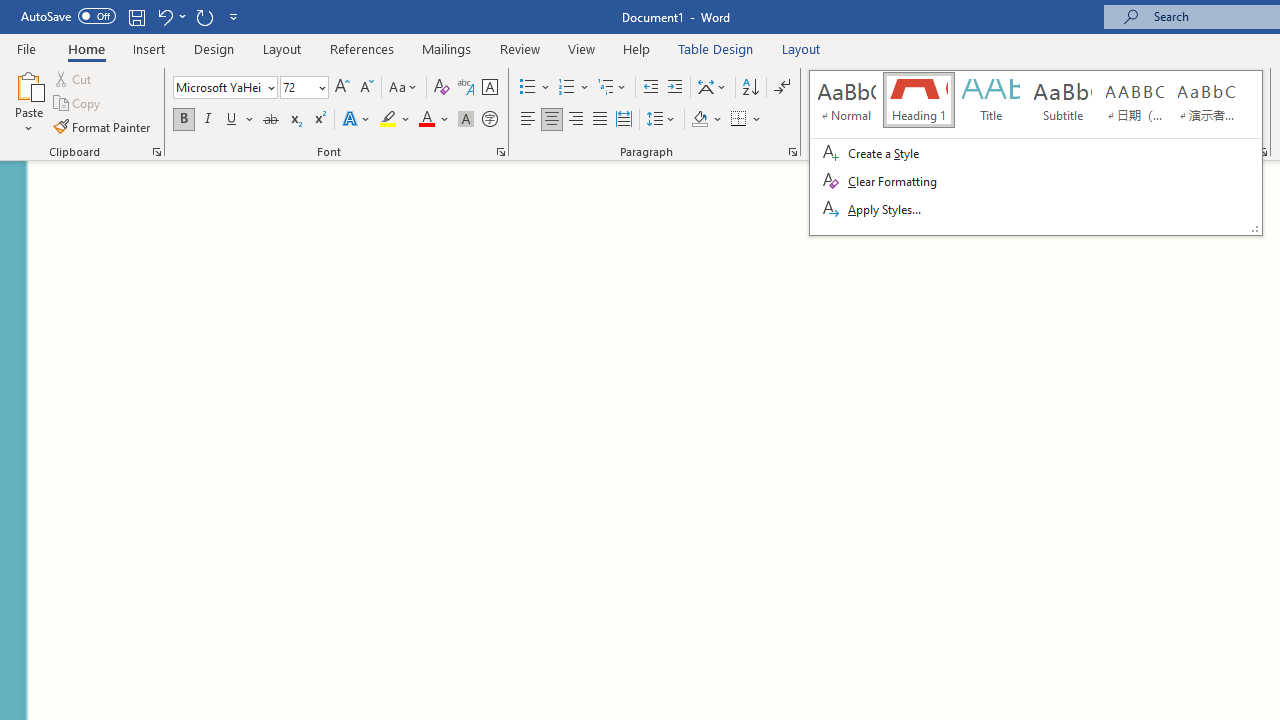 The height and width of the screenshot is (720, 1280). What do you see at coordinates (269, 119) in the screenshot?
I see `'Strikethrough'` at bounding box center [269, 119].